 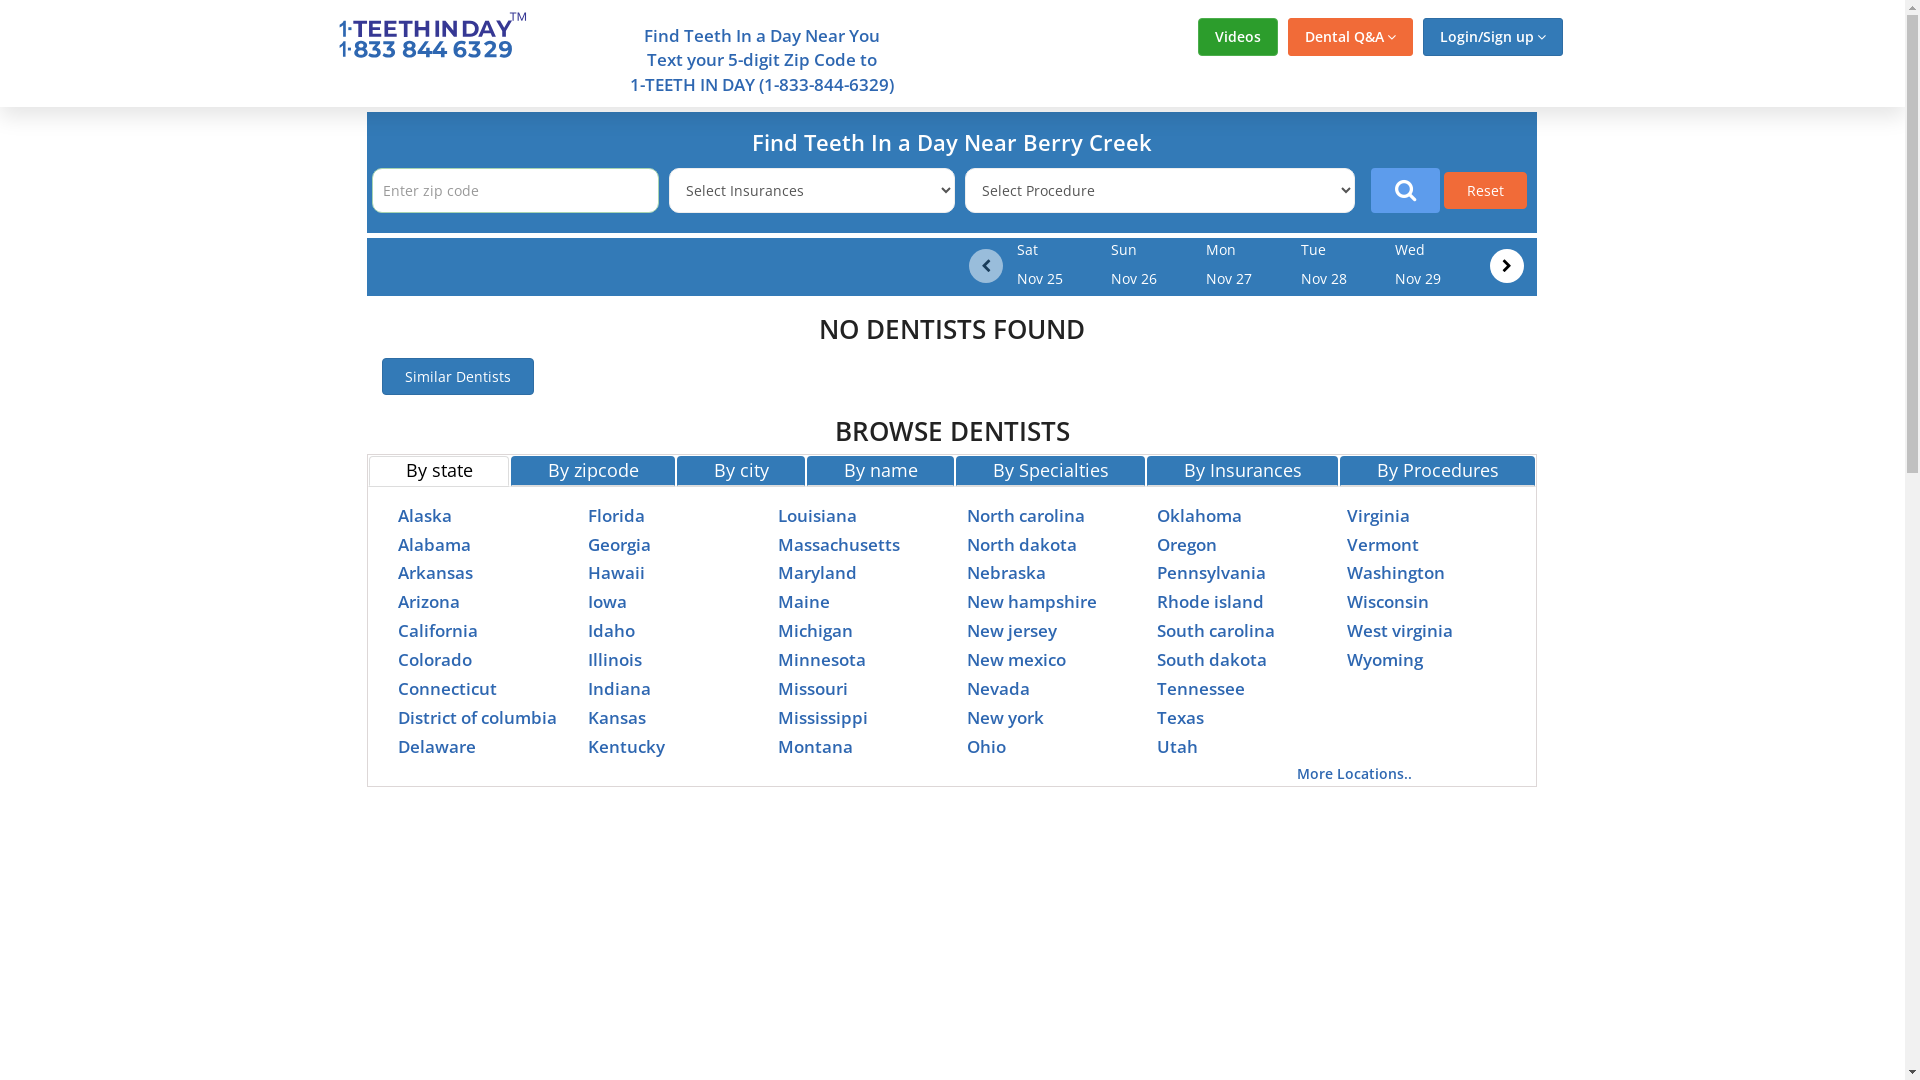 I want to click on 'Connecticut', so click(x=446, y=687).